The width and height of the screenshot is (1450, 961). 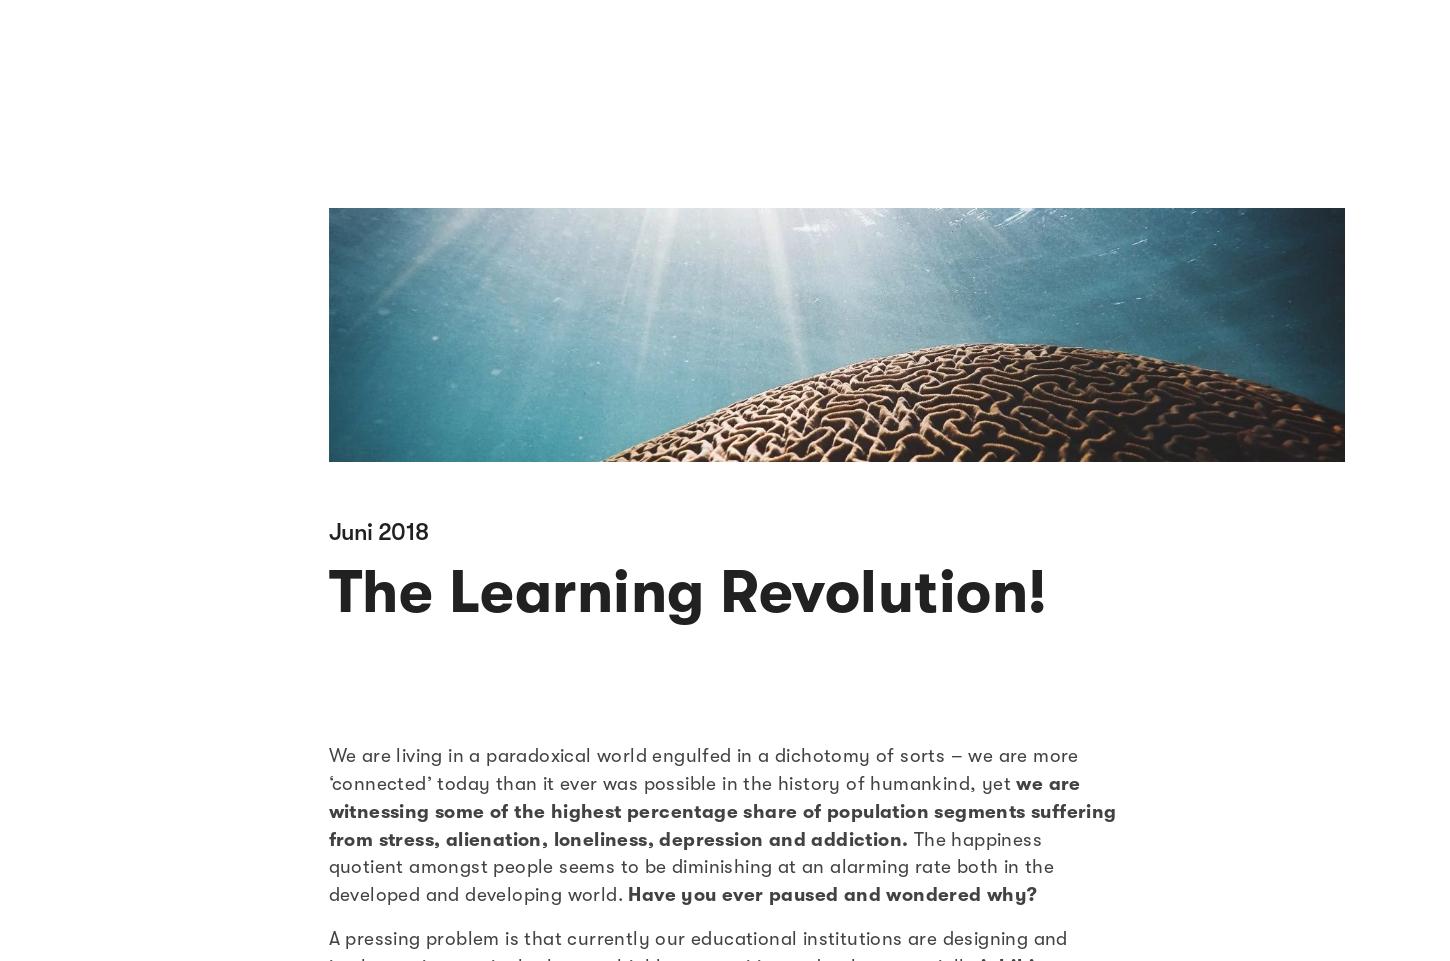 What do you see at coordinates (66, 705) in the screenshot?
I see `'Kultur'` at bounding box center [66, 705].